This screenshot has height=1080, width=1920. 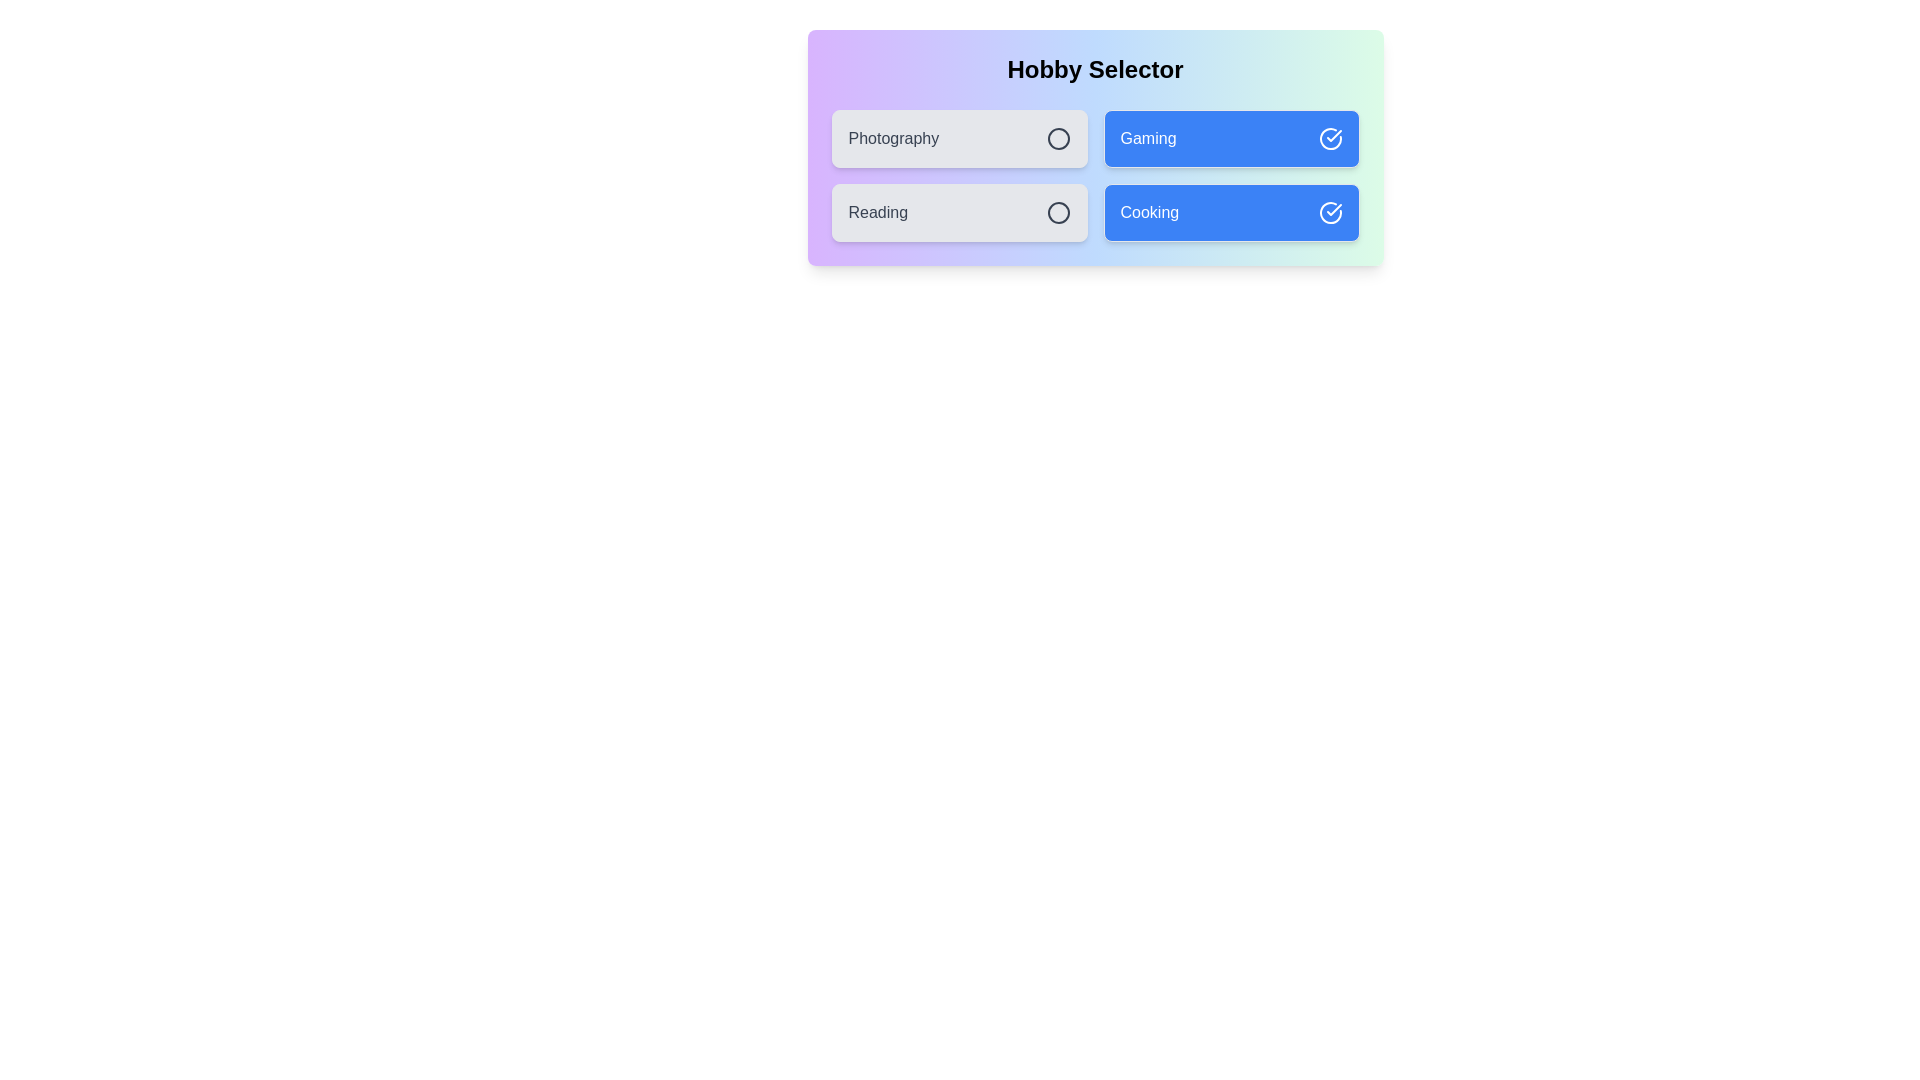 What do you see at coordinates (1094, 68) in the screenshot?
I see `the heading text 'Hobby Selector'` at bounding box center [1094, 68].